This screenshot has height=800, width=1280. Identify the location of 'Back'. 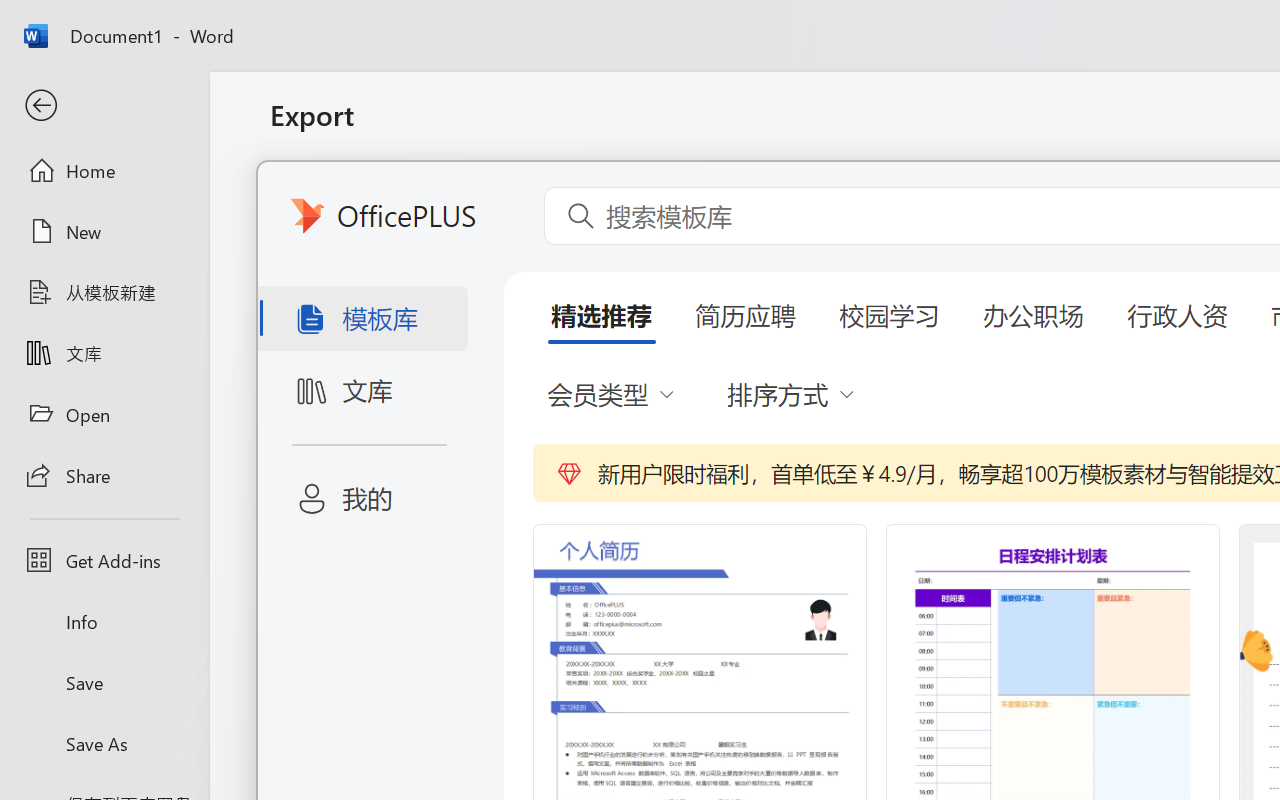
(103, 105).